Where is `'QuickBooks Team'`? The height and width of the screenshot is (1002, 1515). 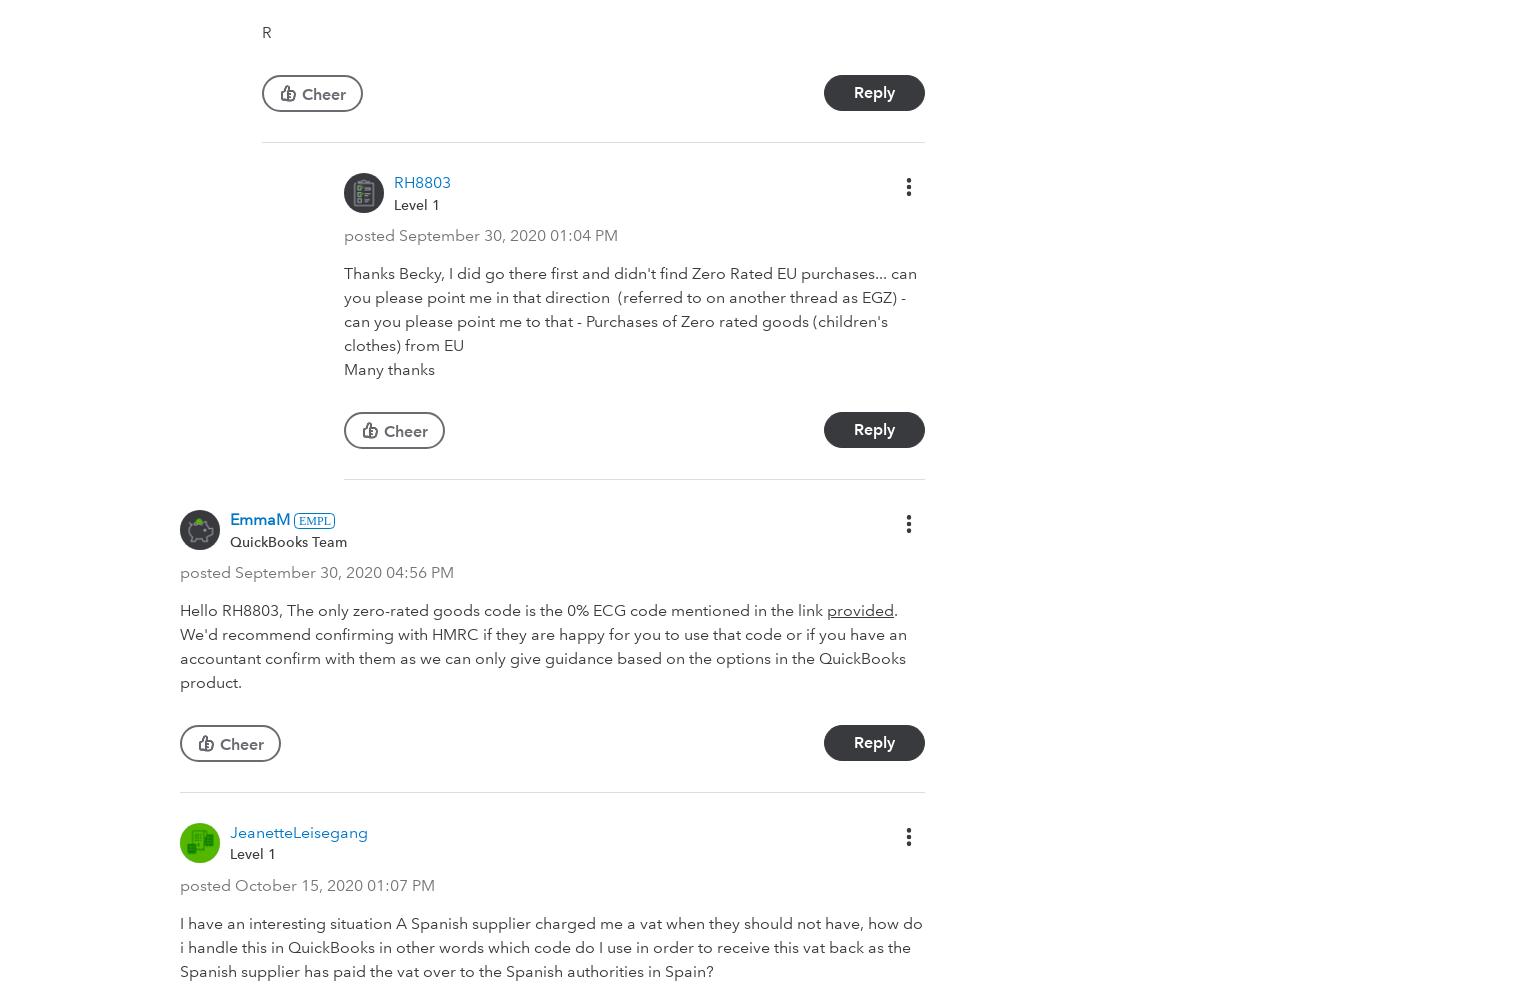 'QuickBooks Team' is located at coordinates (288, 540).